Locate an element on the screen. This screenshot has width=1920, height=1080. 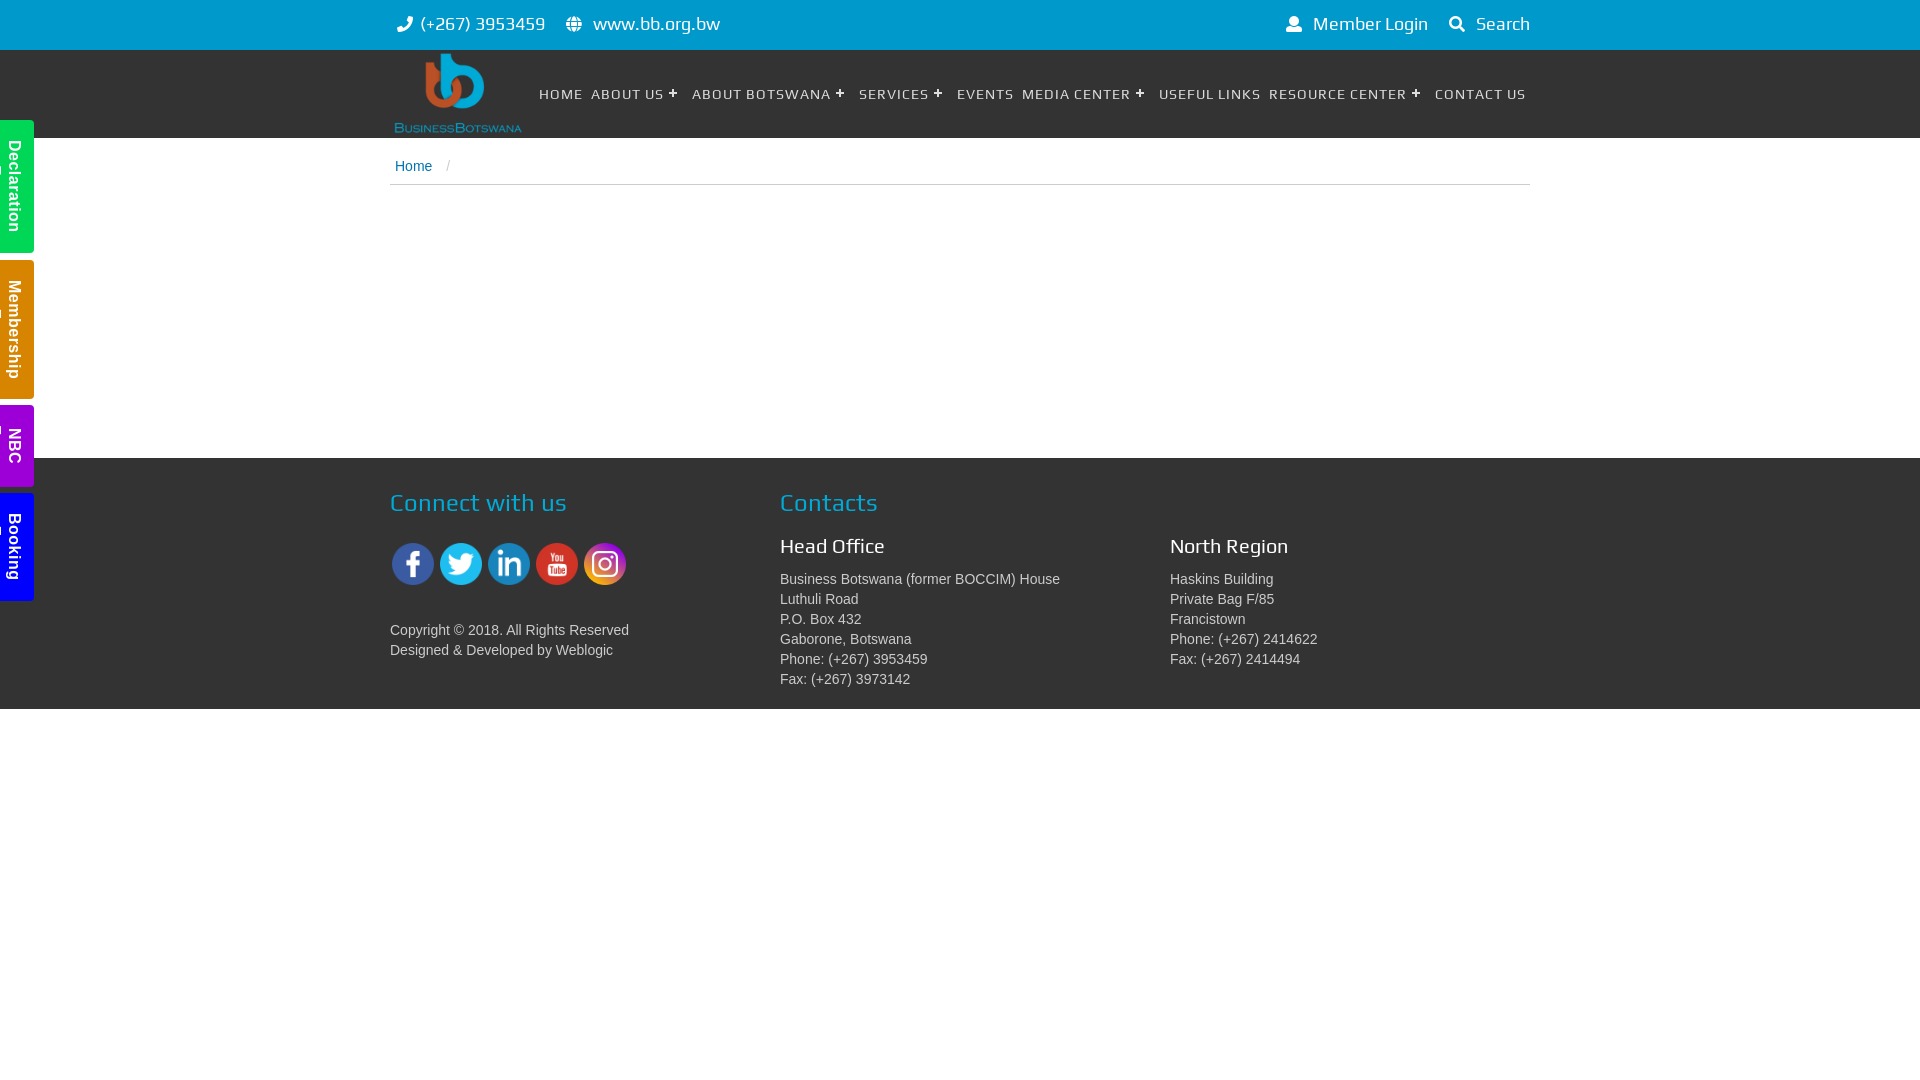
'www.bb.org.bw' is located at coordinates (656, 23).